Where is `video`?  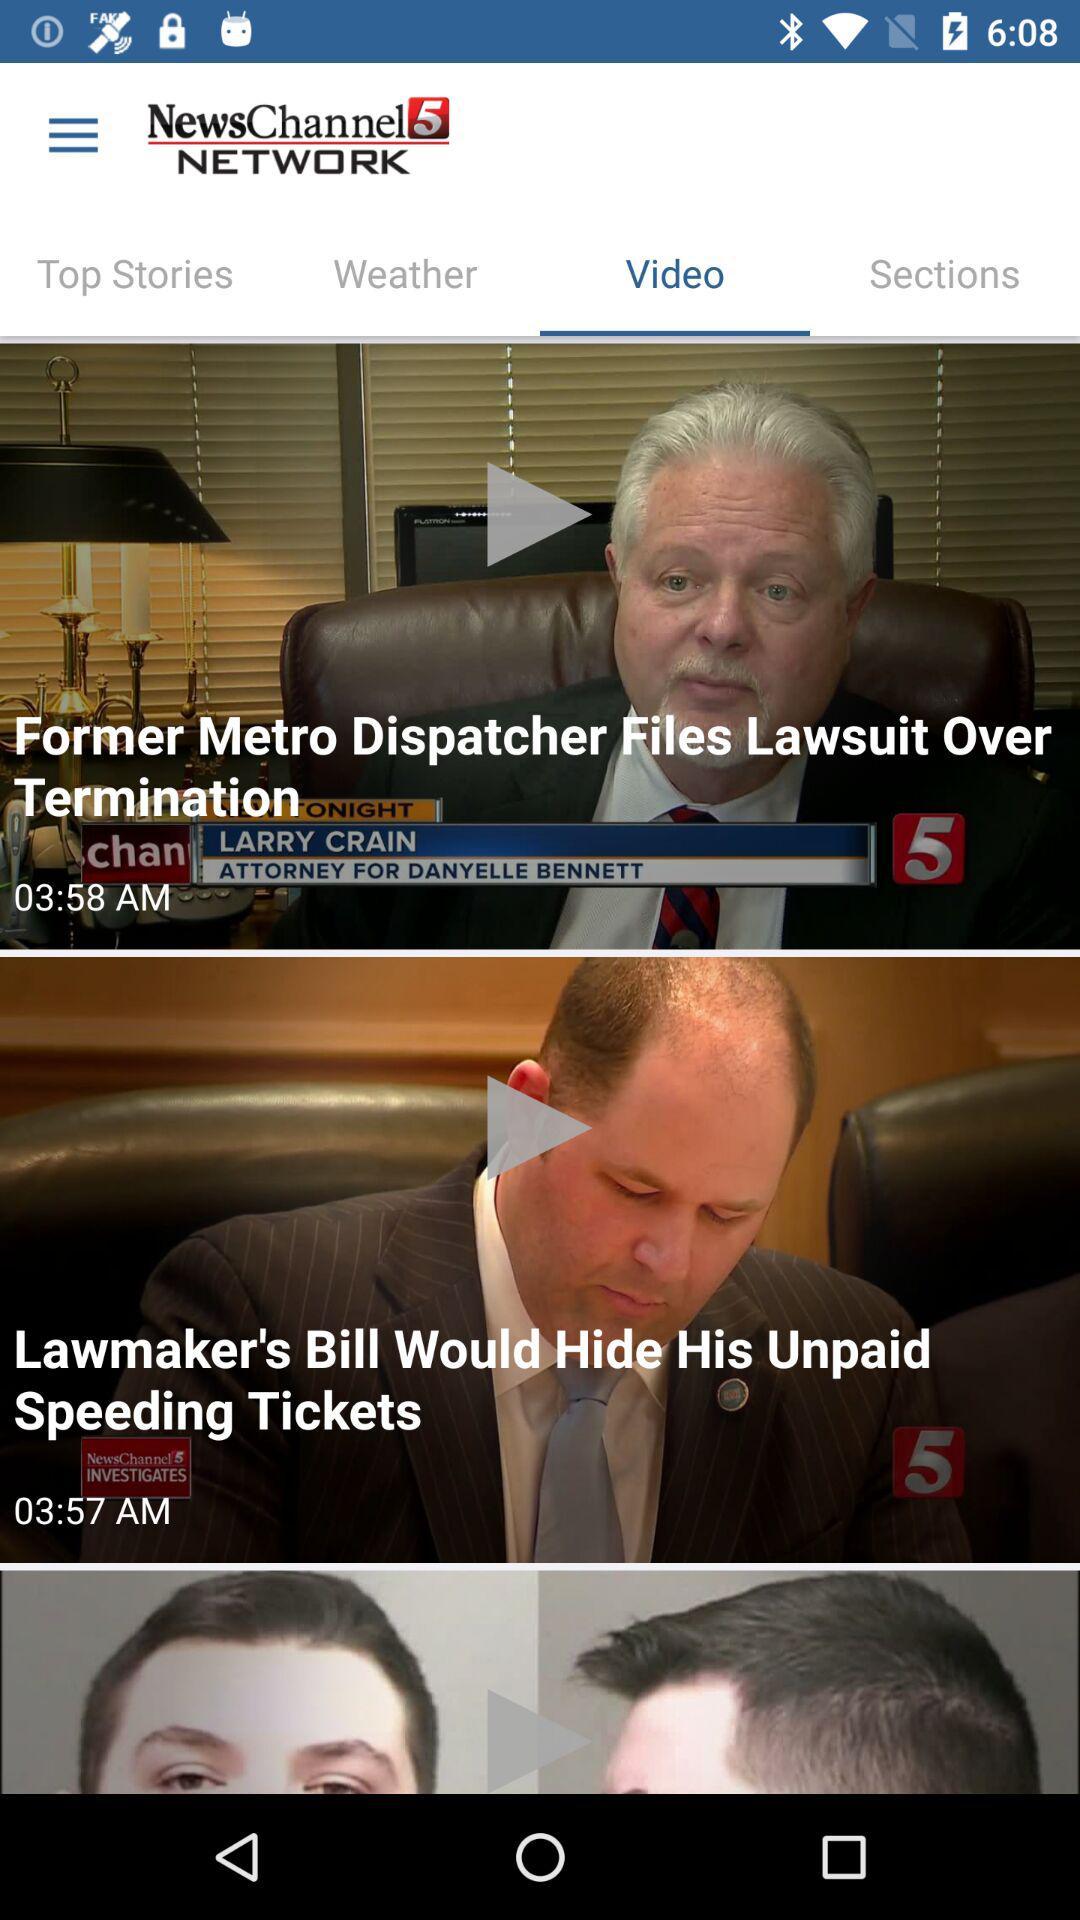
video is located at coordinates (540, 646).